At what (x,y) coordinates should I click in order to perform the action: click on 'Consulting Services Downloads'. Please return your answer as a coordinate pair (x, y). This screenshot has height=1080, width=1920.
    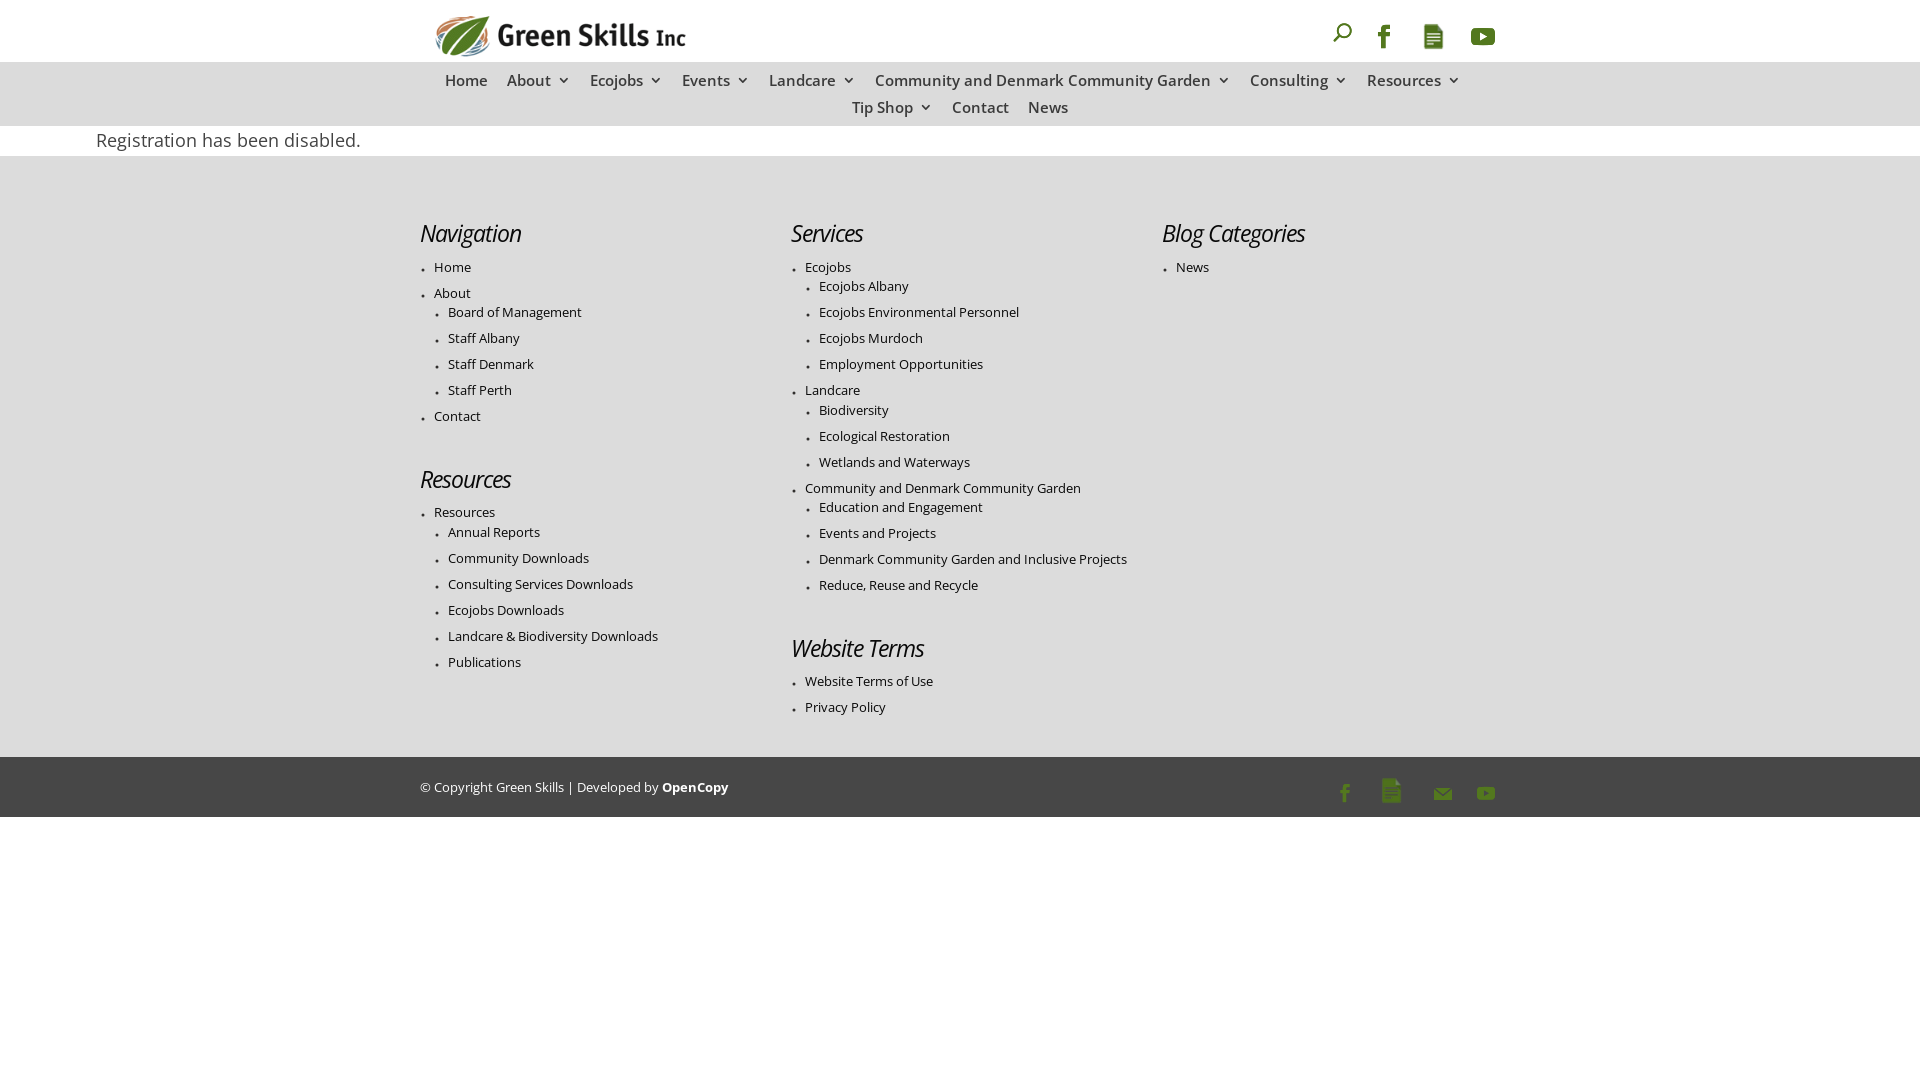
    Looking at the image, I should click on (540, 583).